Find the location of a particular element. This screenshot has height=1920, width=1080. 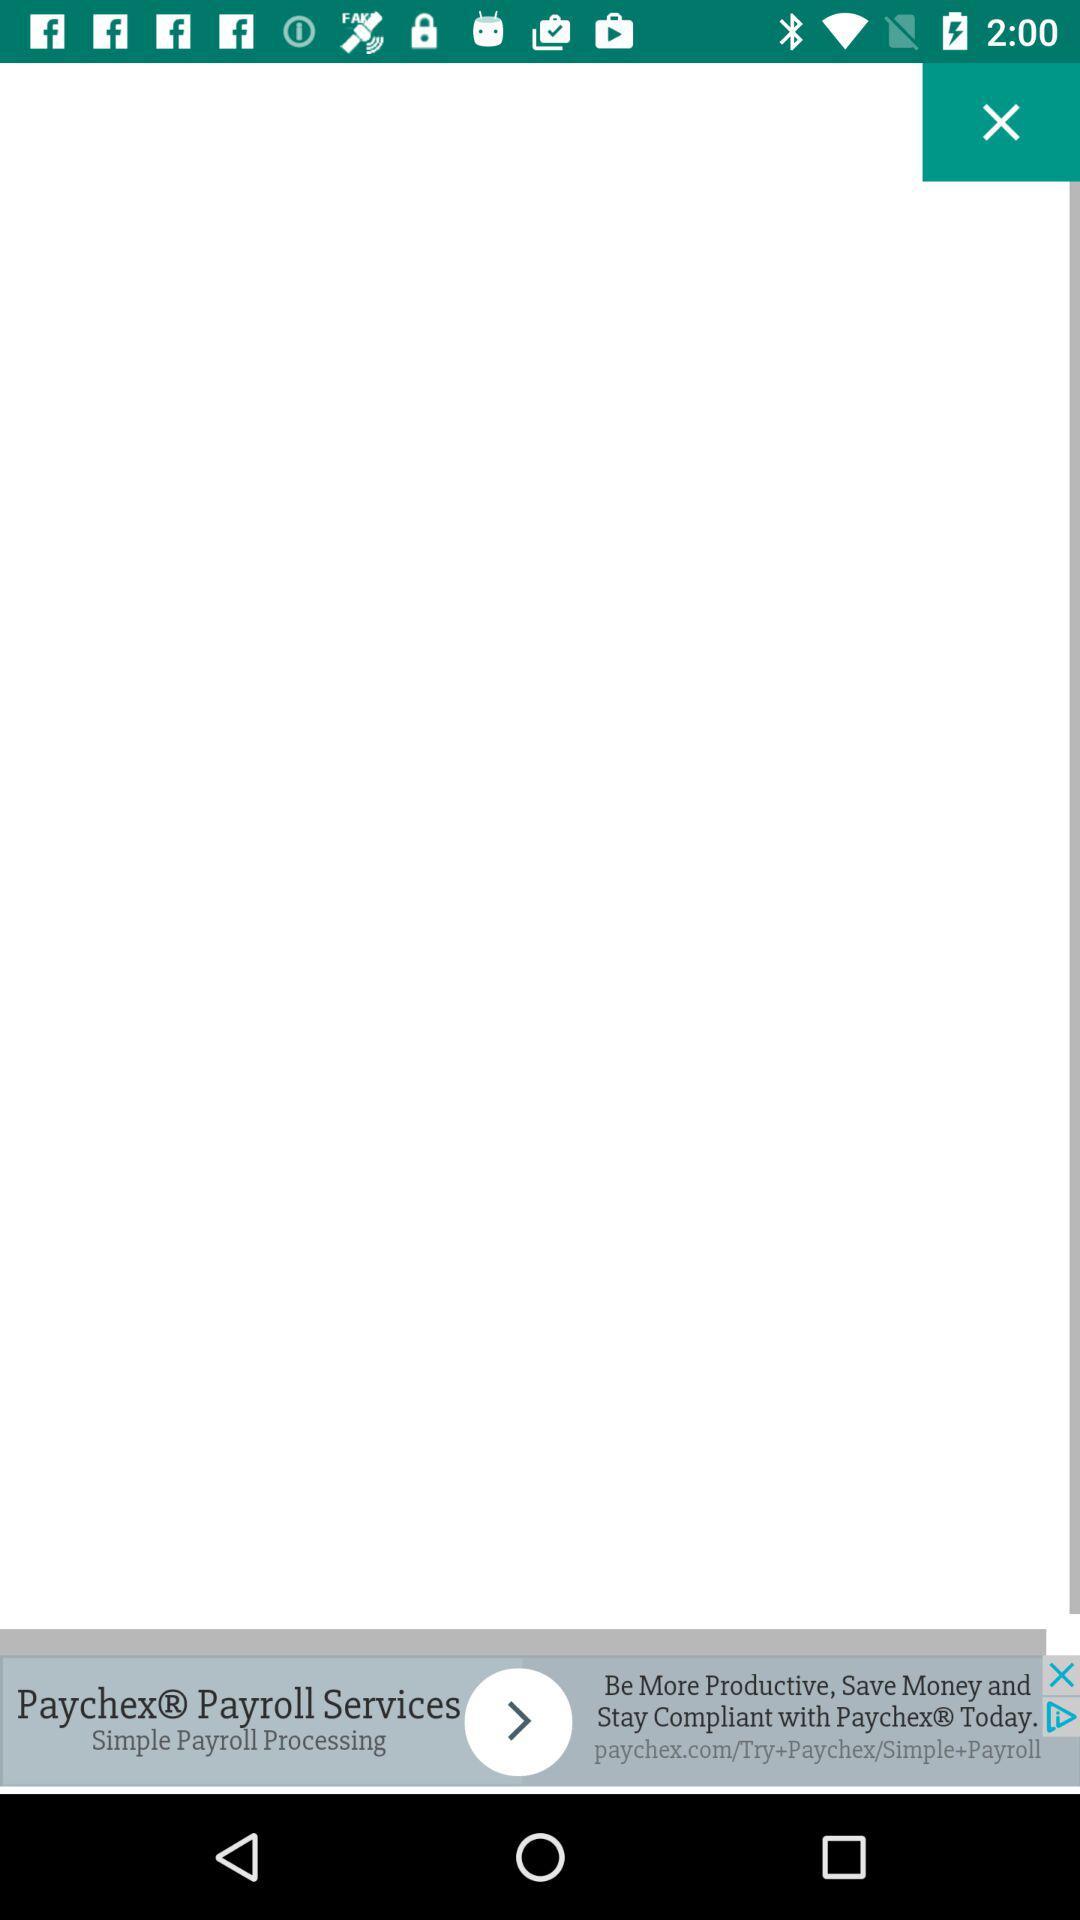

paychex advertisement is located at coordinates (540, 1719).